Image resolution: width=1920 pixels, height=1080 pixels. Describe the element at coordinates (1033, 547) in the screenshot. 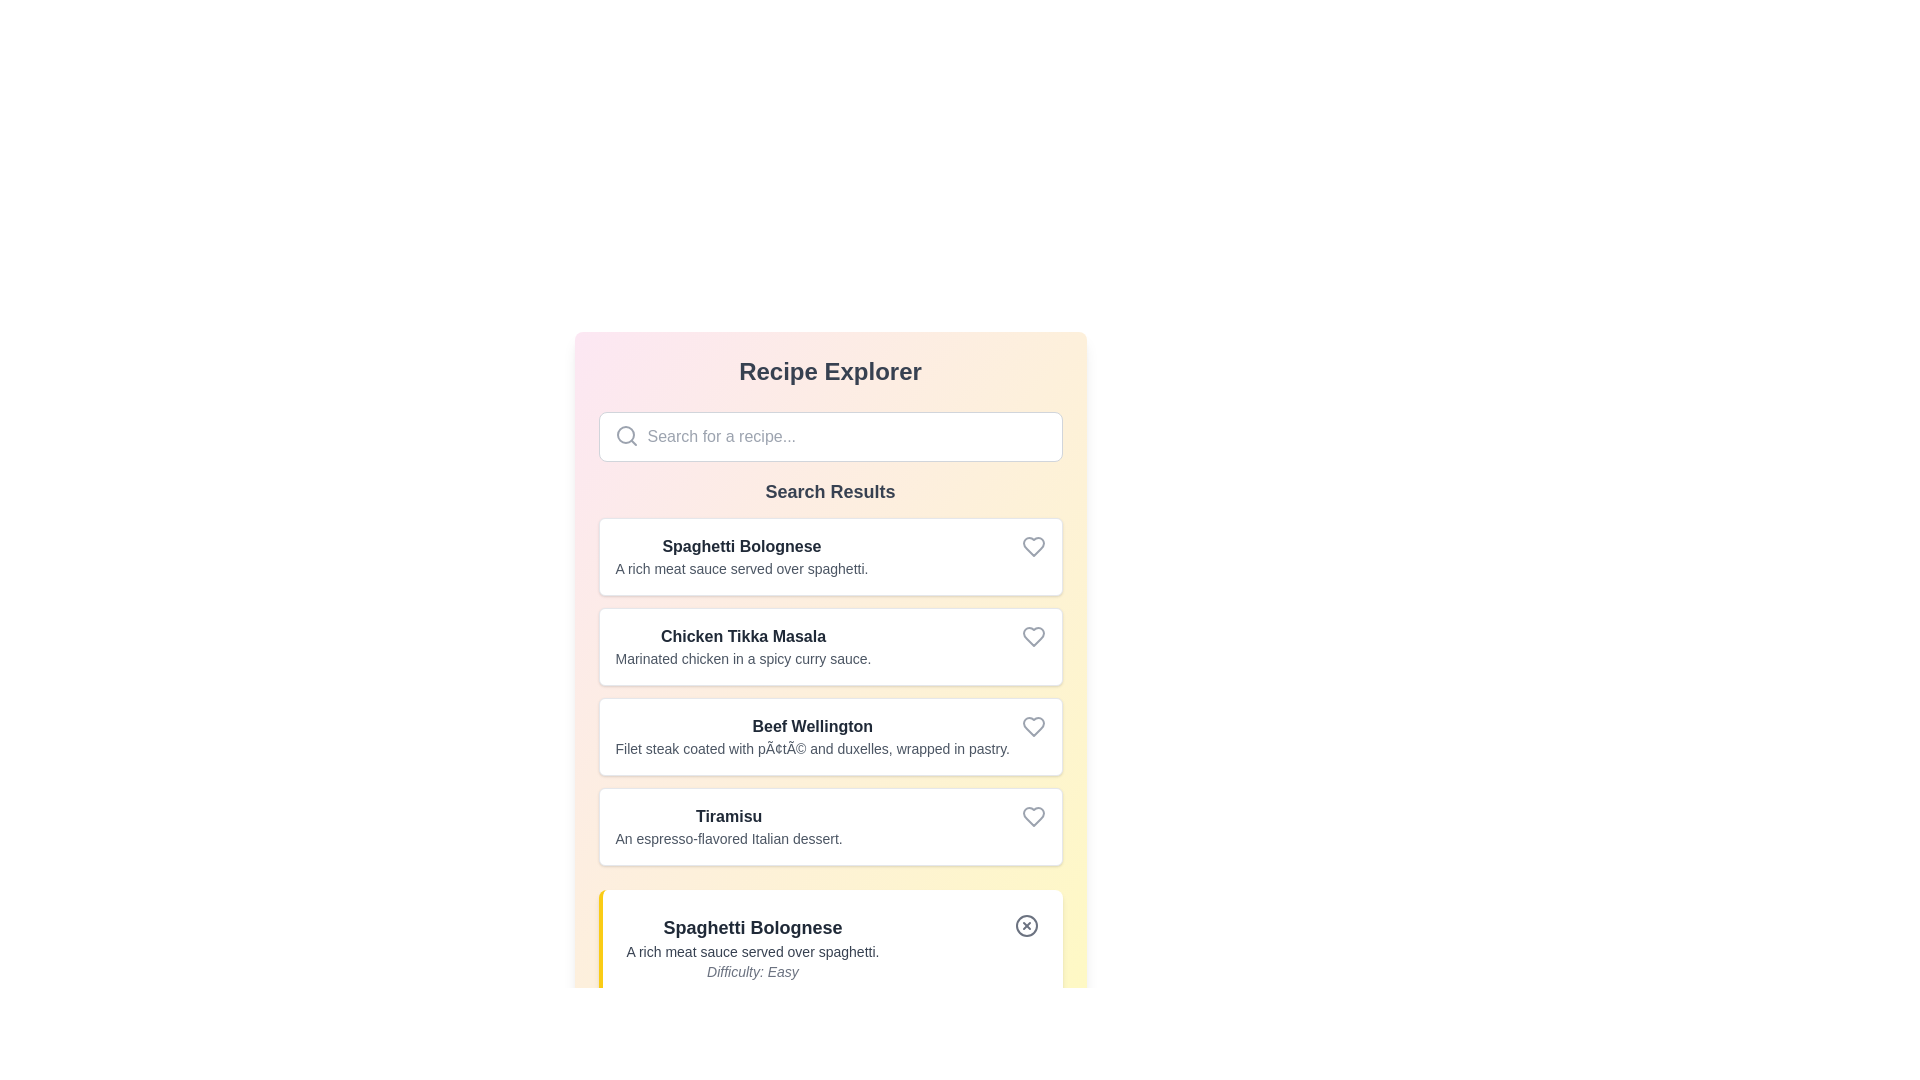

I see `the heart-shaped icon styled for selection or favoriting located on the far right of the 'Spaghetti Bolognese' list item` at that location.